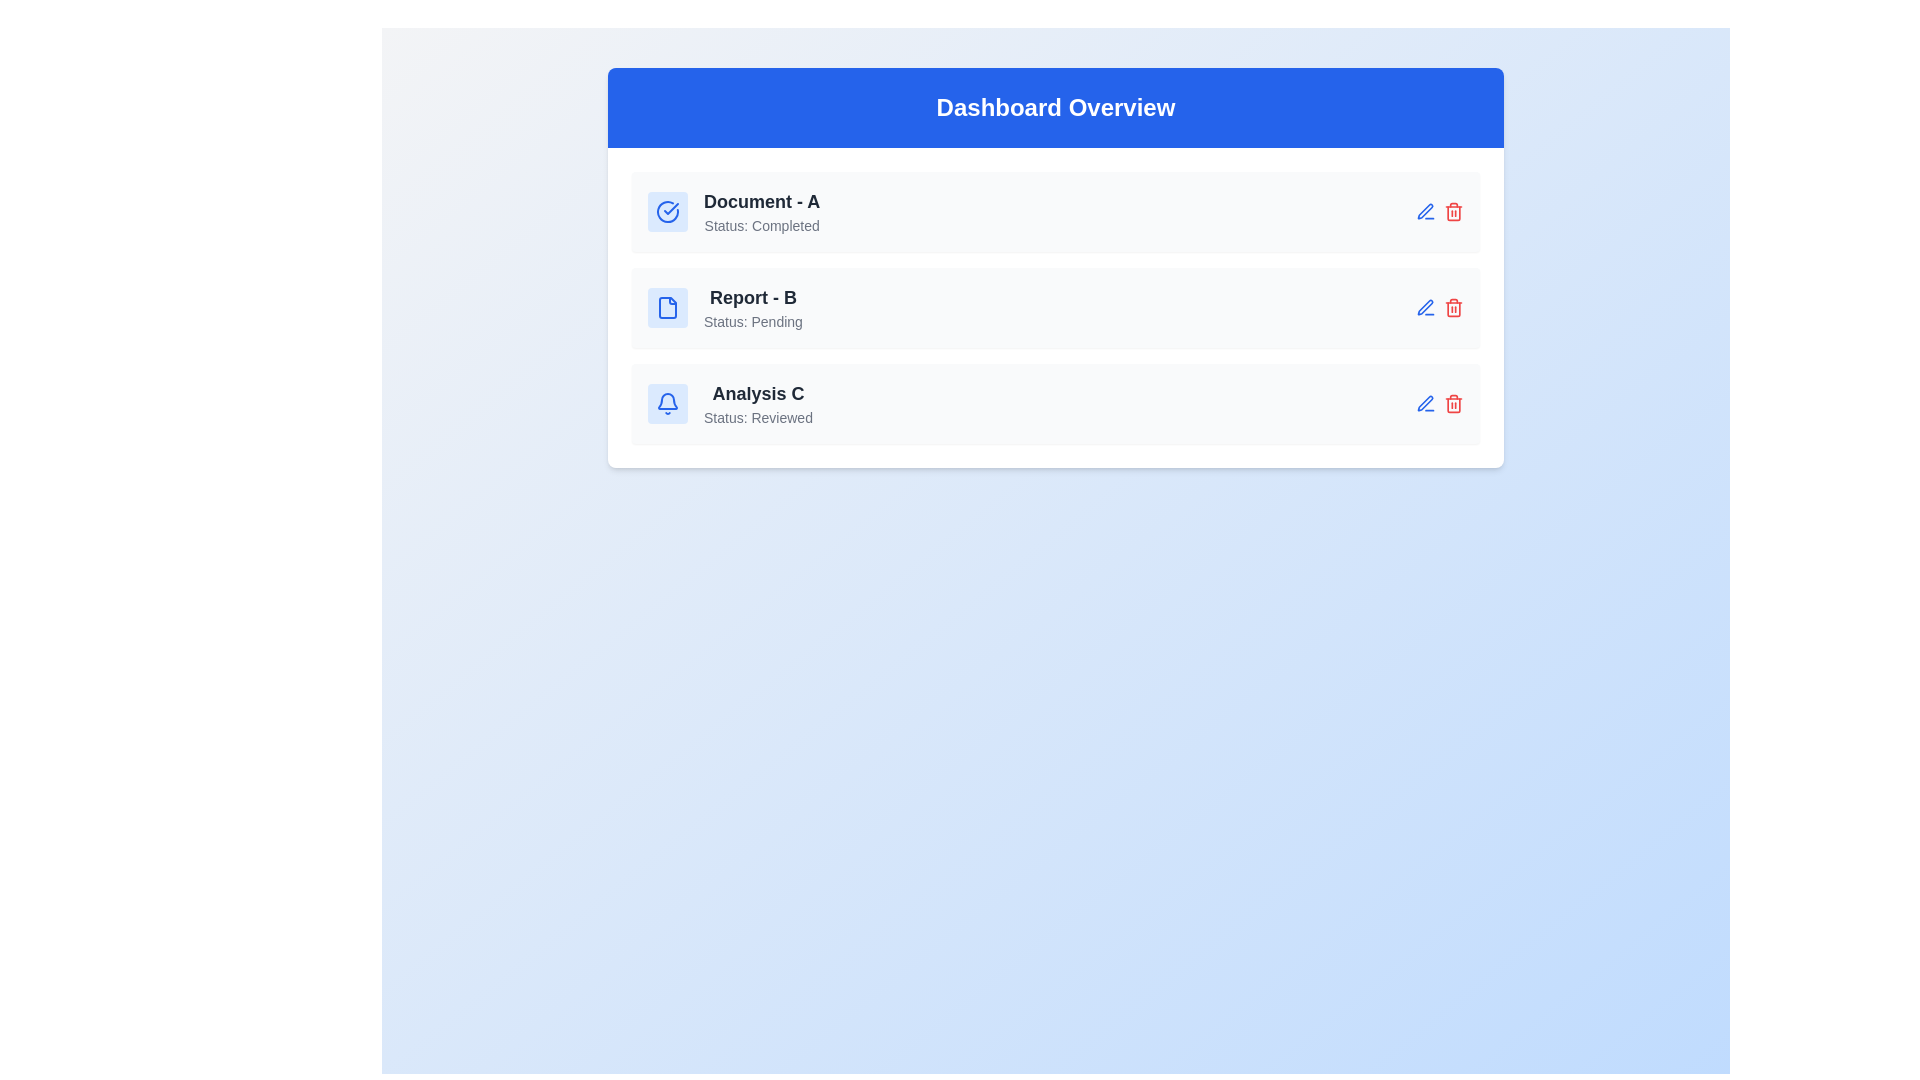 The width and height of the screenshot is (1920, 1080). I want to click on the document status section with a blue circular checkmark icon on the left, displaying 'Document - A' and 'Status: Completed' text, so click(733, 212).